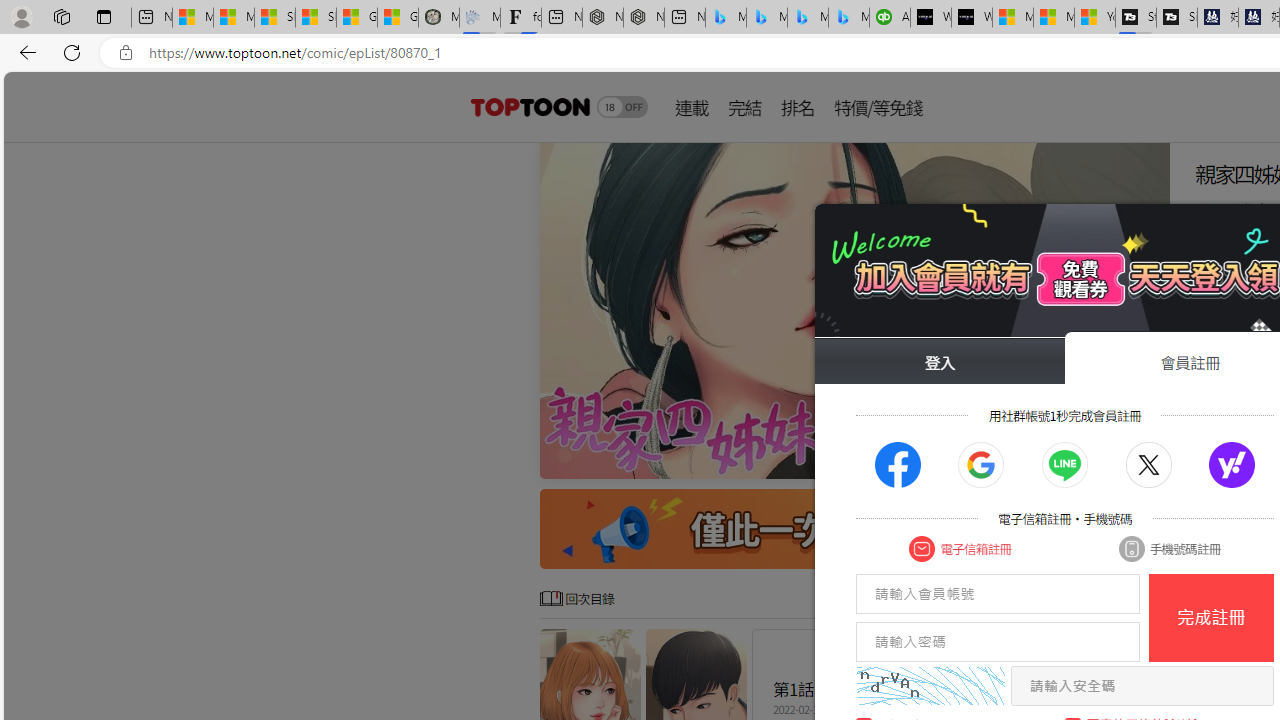 The image size is (1280, 720). What do you see at coordinates (766, 17) in the screenshot?
I see `'Microsoft Bing Travel - Stays in Bangkok, Bangkok, Thailand'` at bounding box center [766, 17].